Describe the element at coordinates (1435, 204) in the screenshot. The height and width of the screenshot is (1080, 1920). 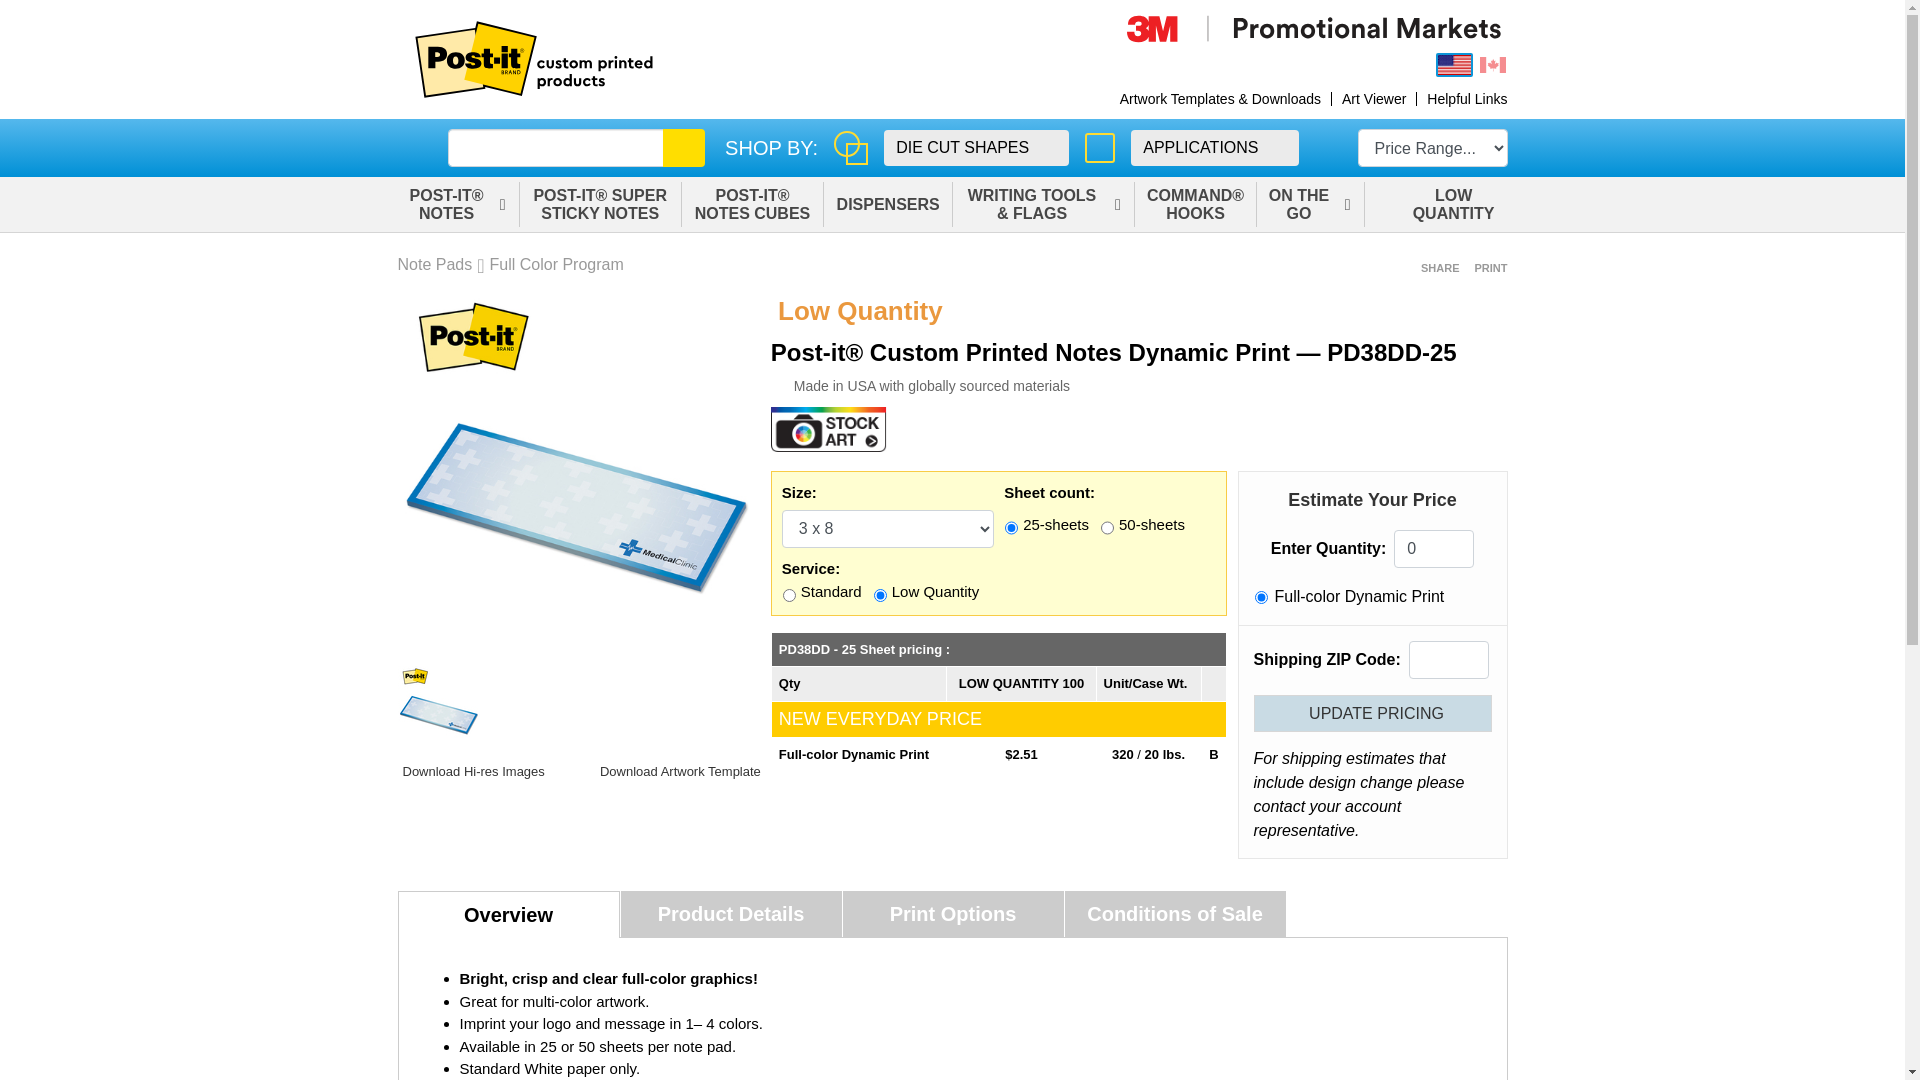
I see `'LOW` at that location.